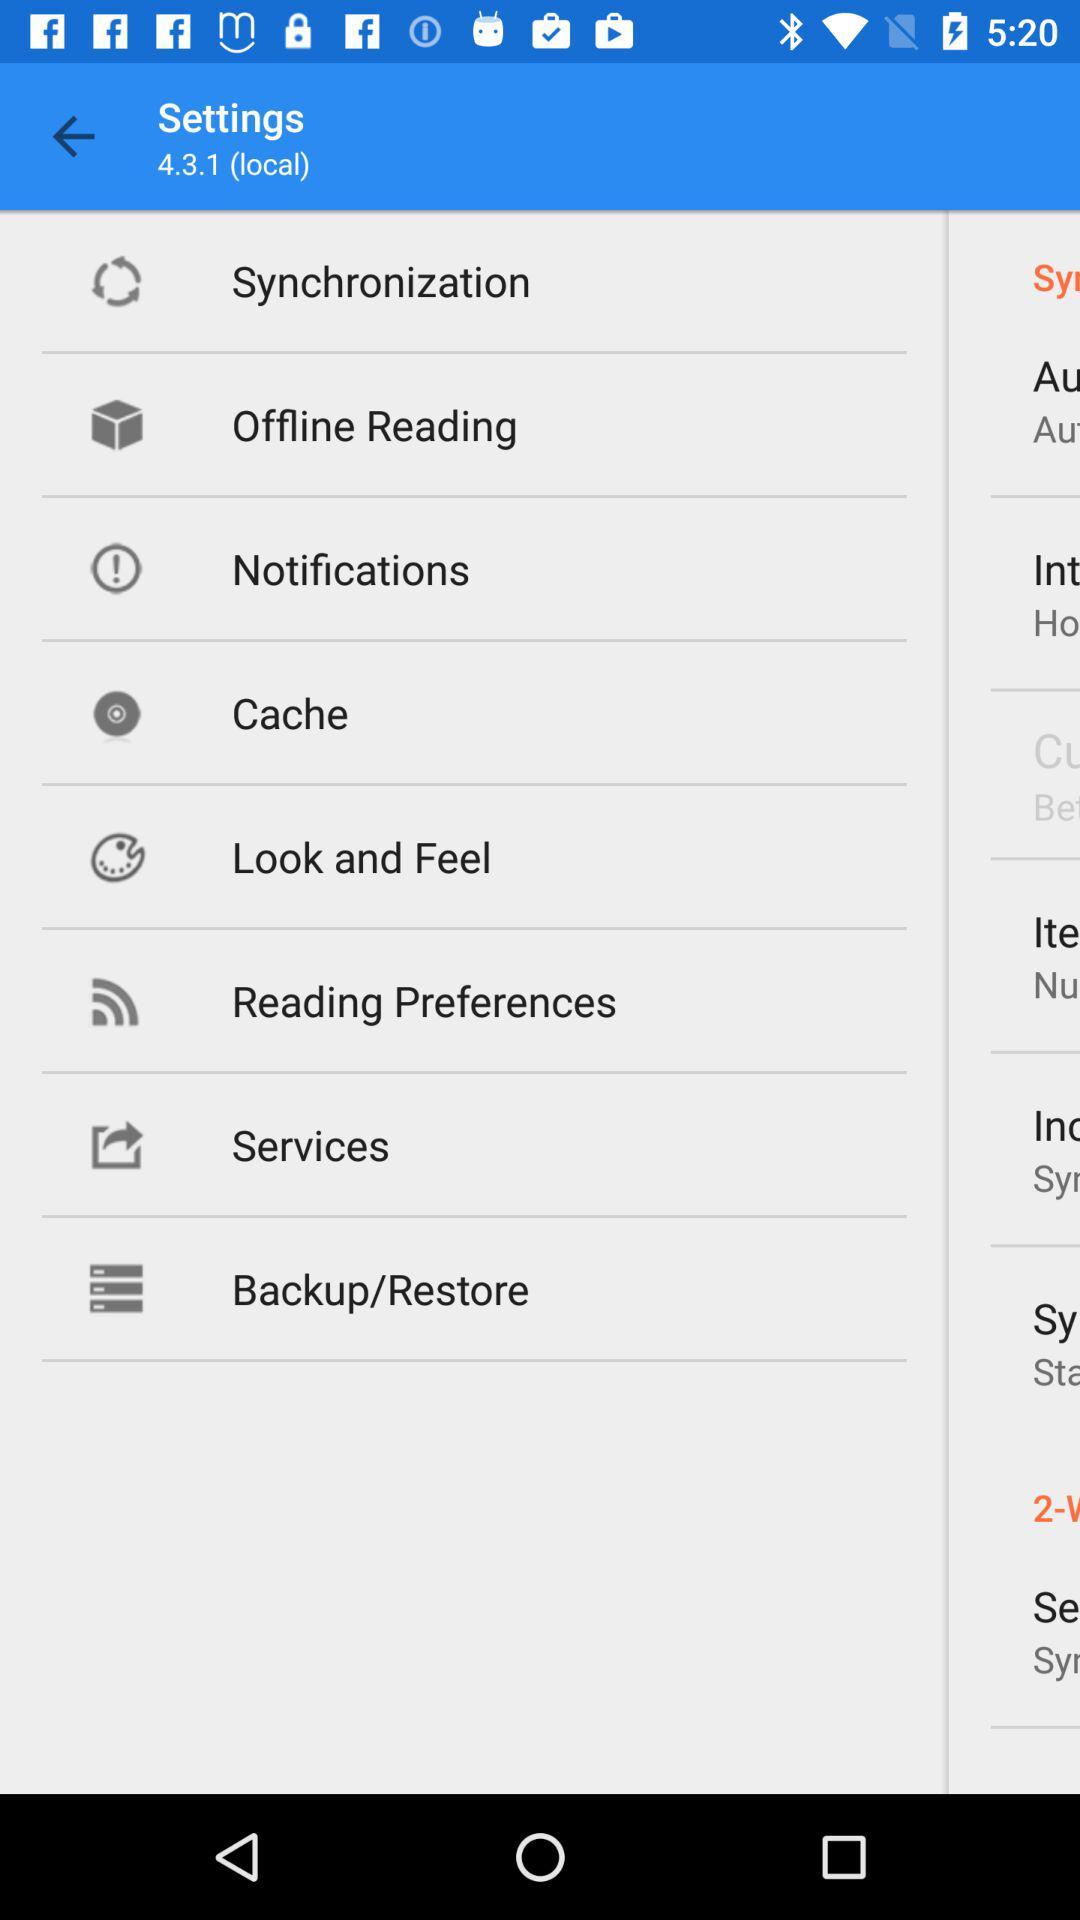 This screenshot has width=1080, height=1920. I want to click on the between 0 and, so click(1055, 806).